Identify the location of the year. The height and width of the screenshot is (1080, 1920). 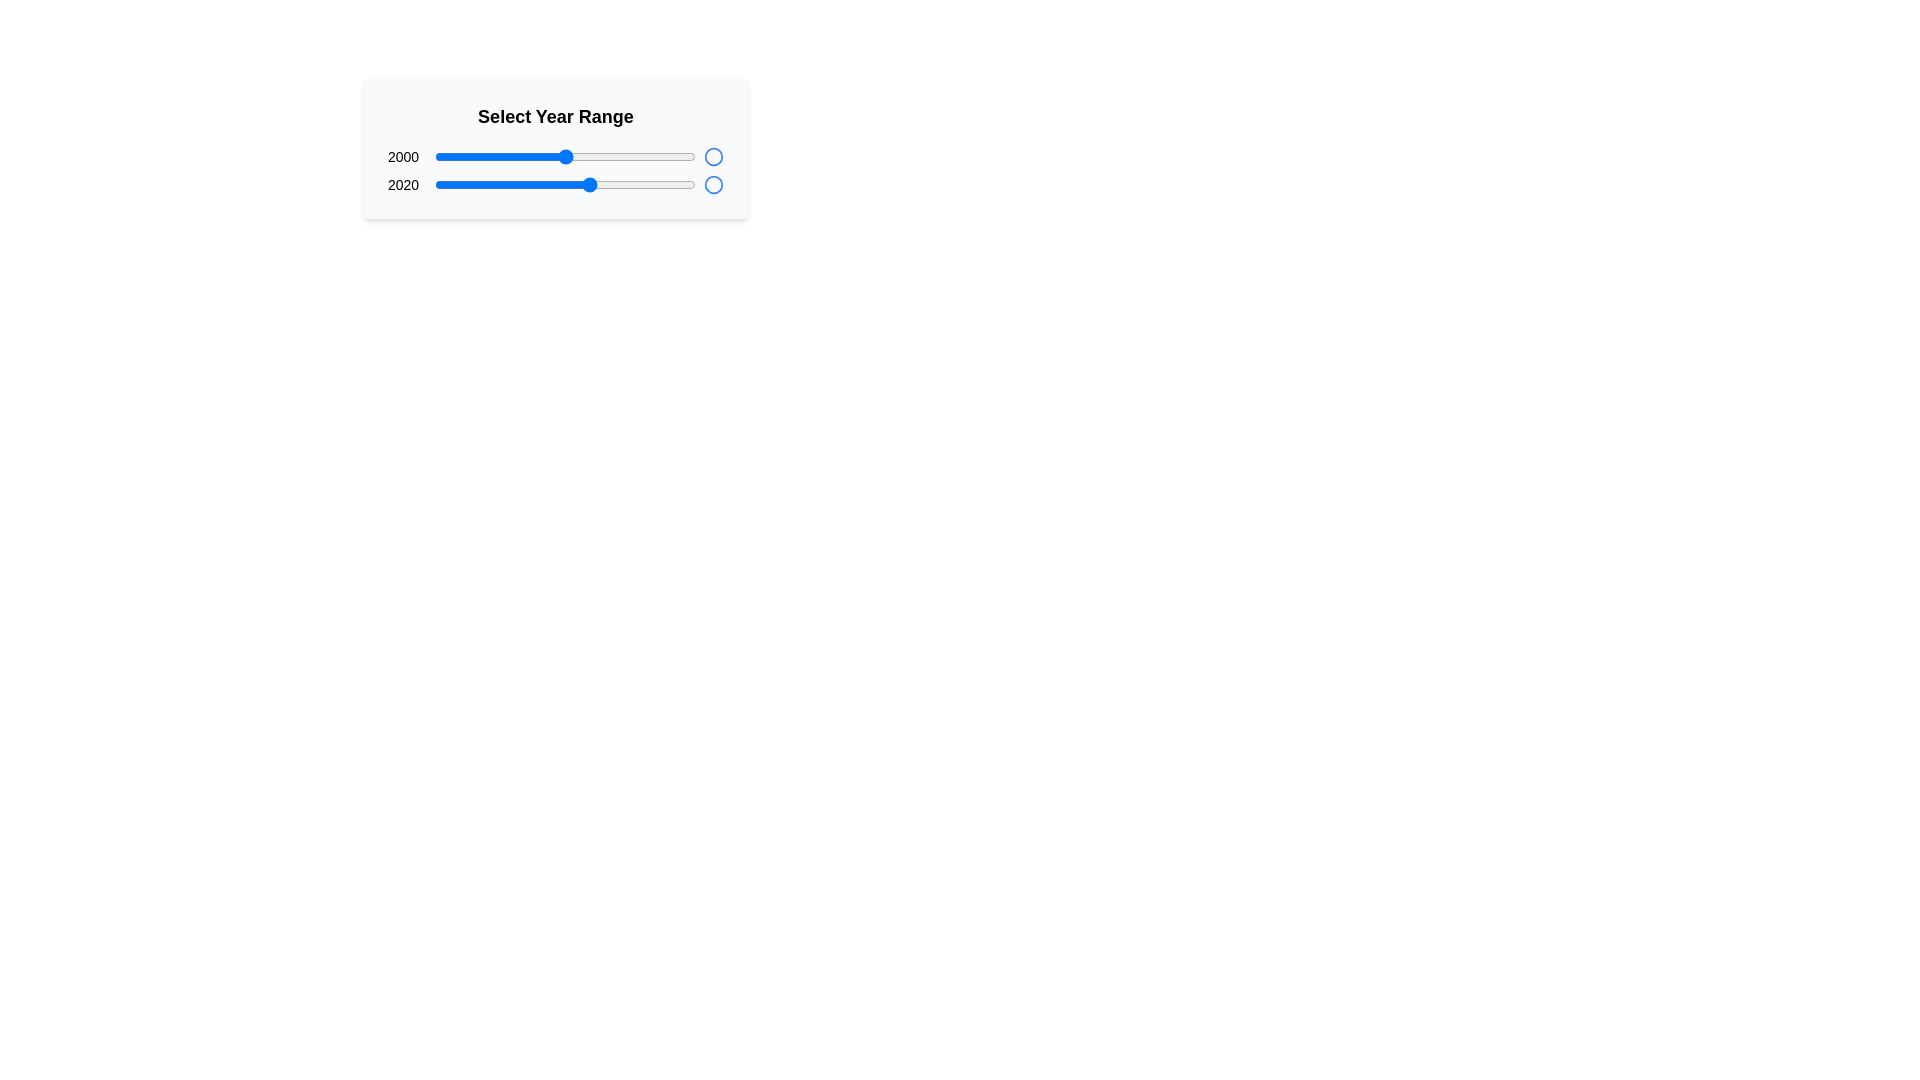
(468, 156).